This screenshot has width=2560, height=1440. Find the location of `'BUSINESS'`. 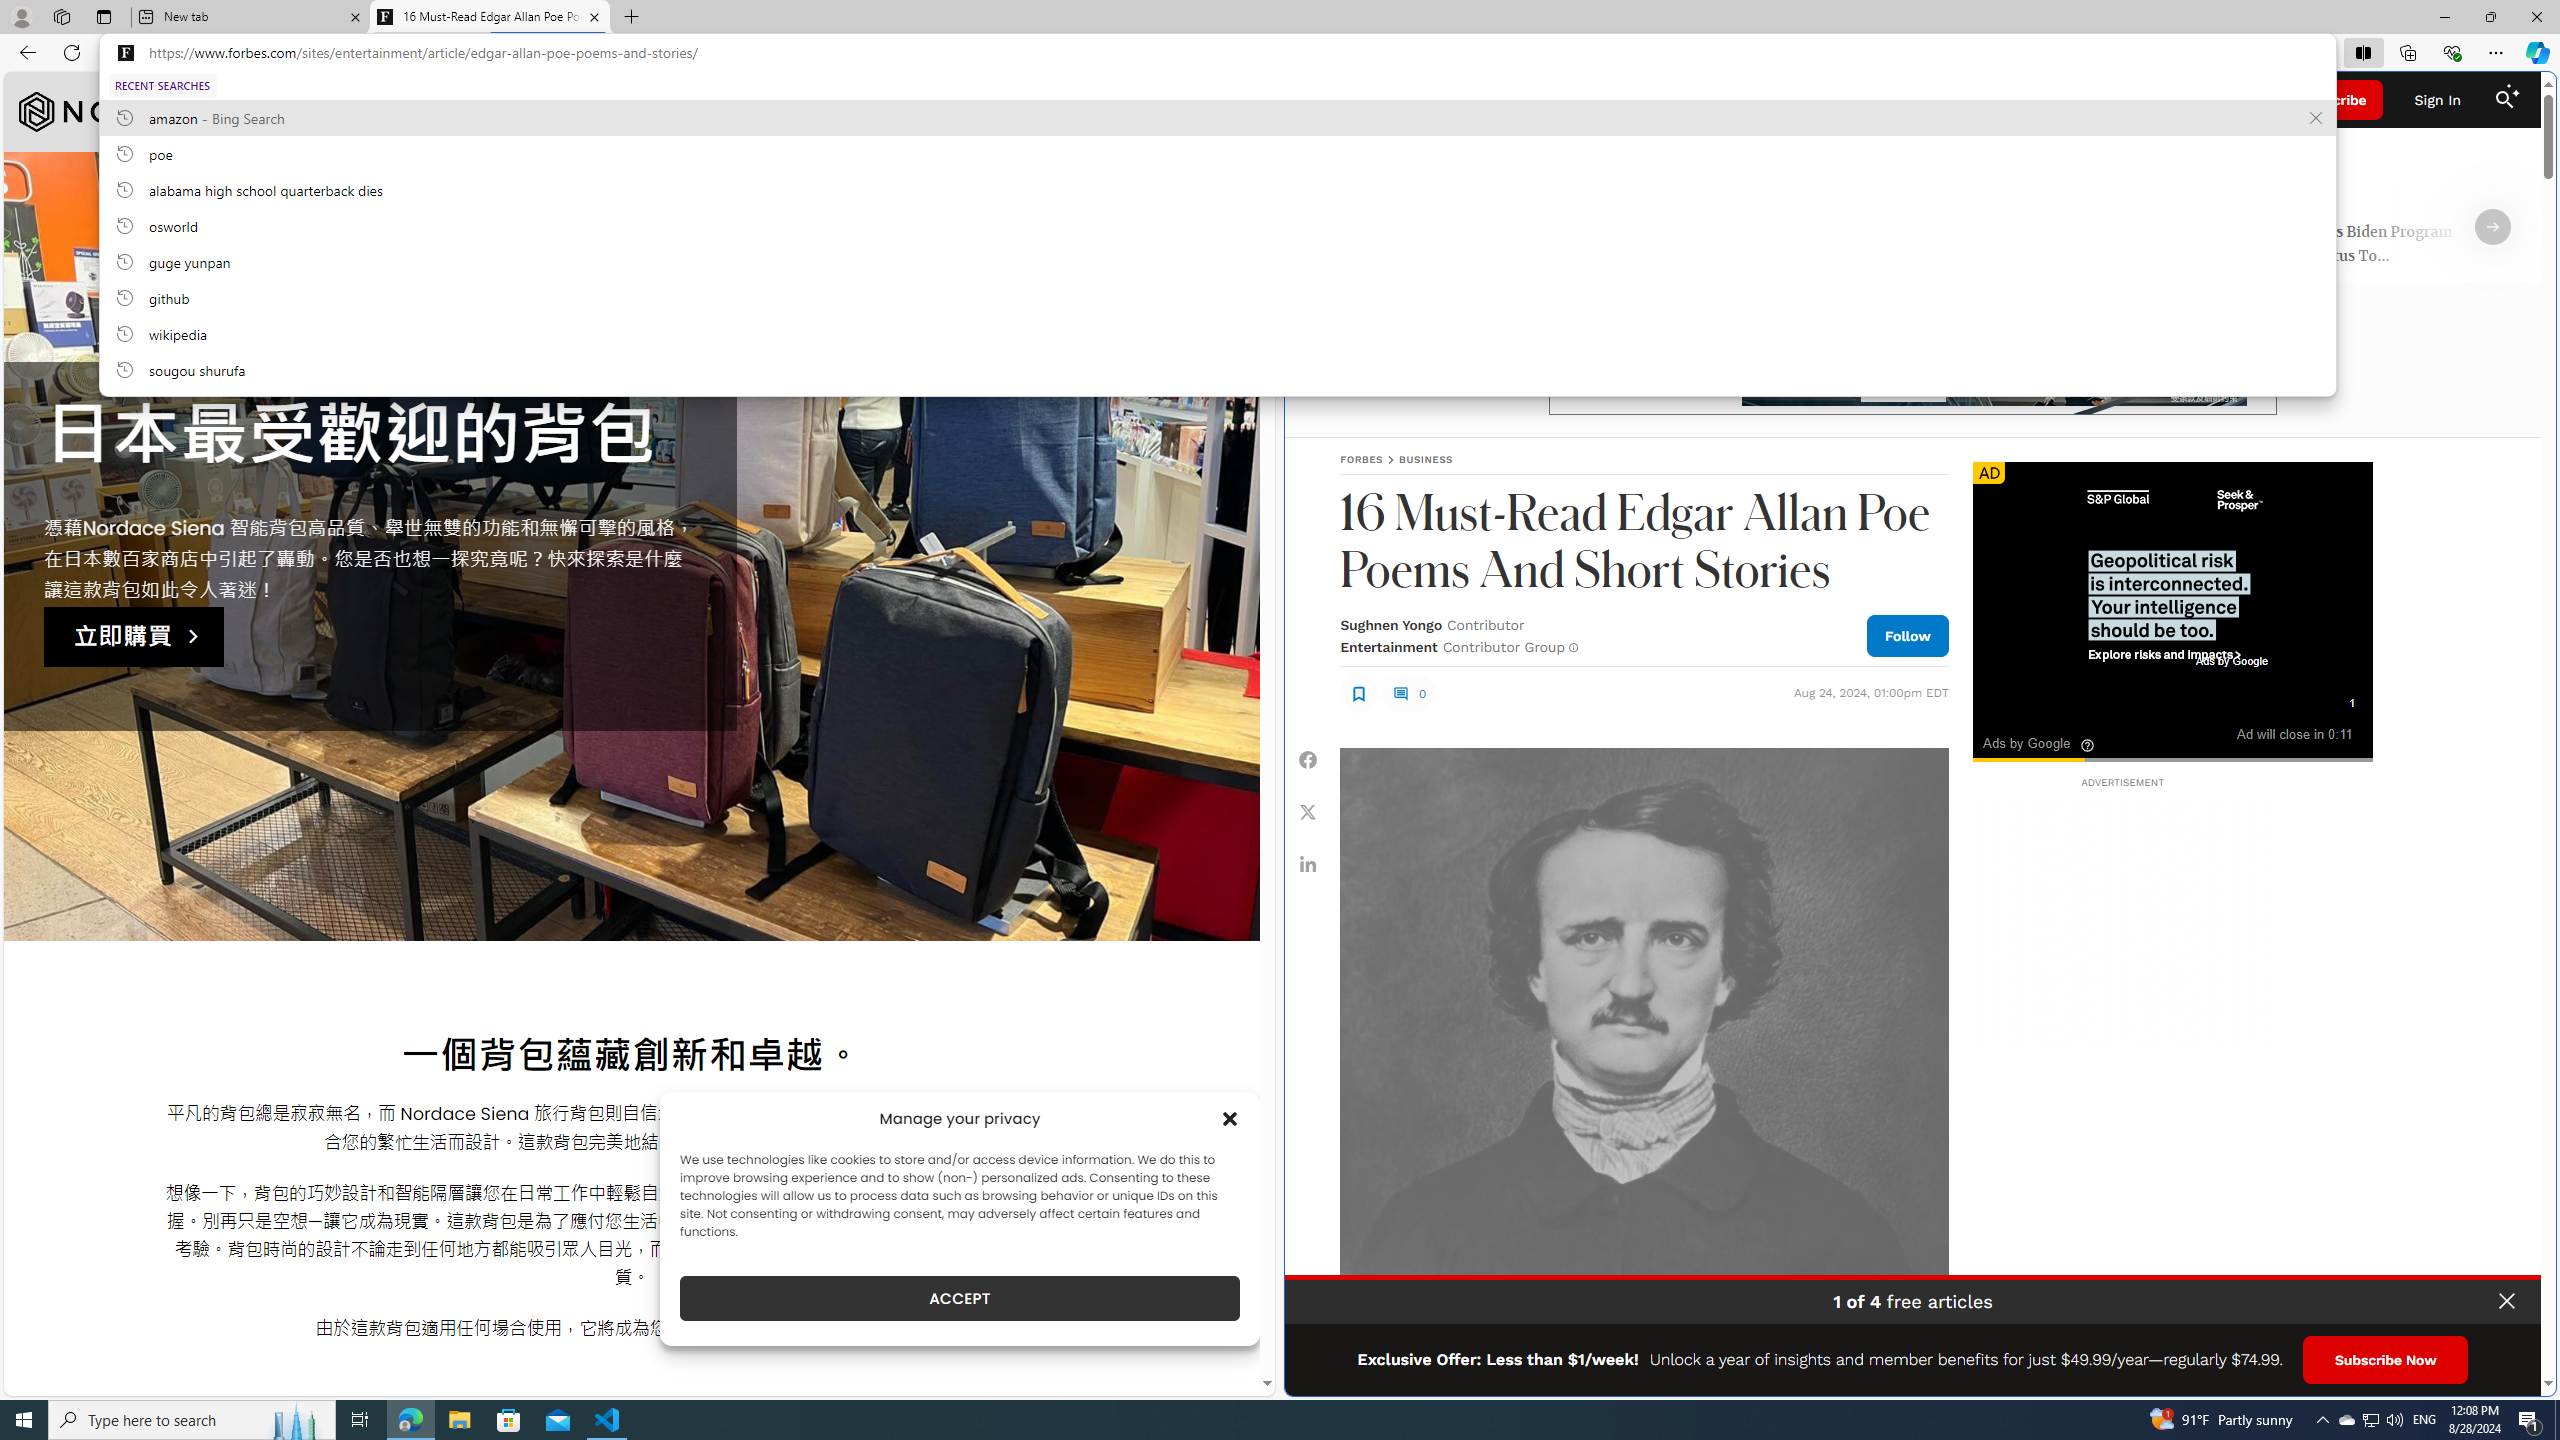

'BUSINESS' is located at coordinates (1424, 459).